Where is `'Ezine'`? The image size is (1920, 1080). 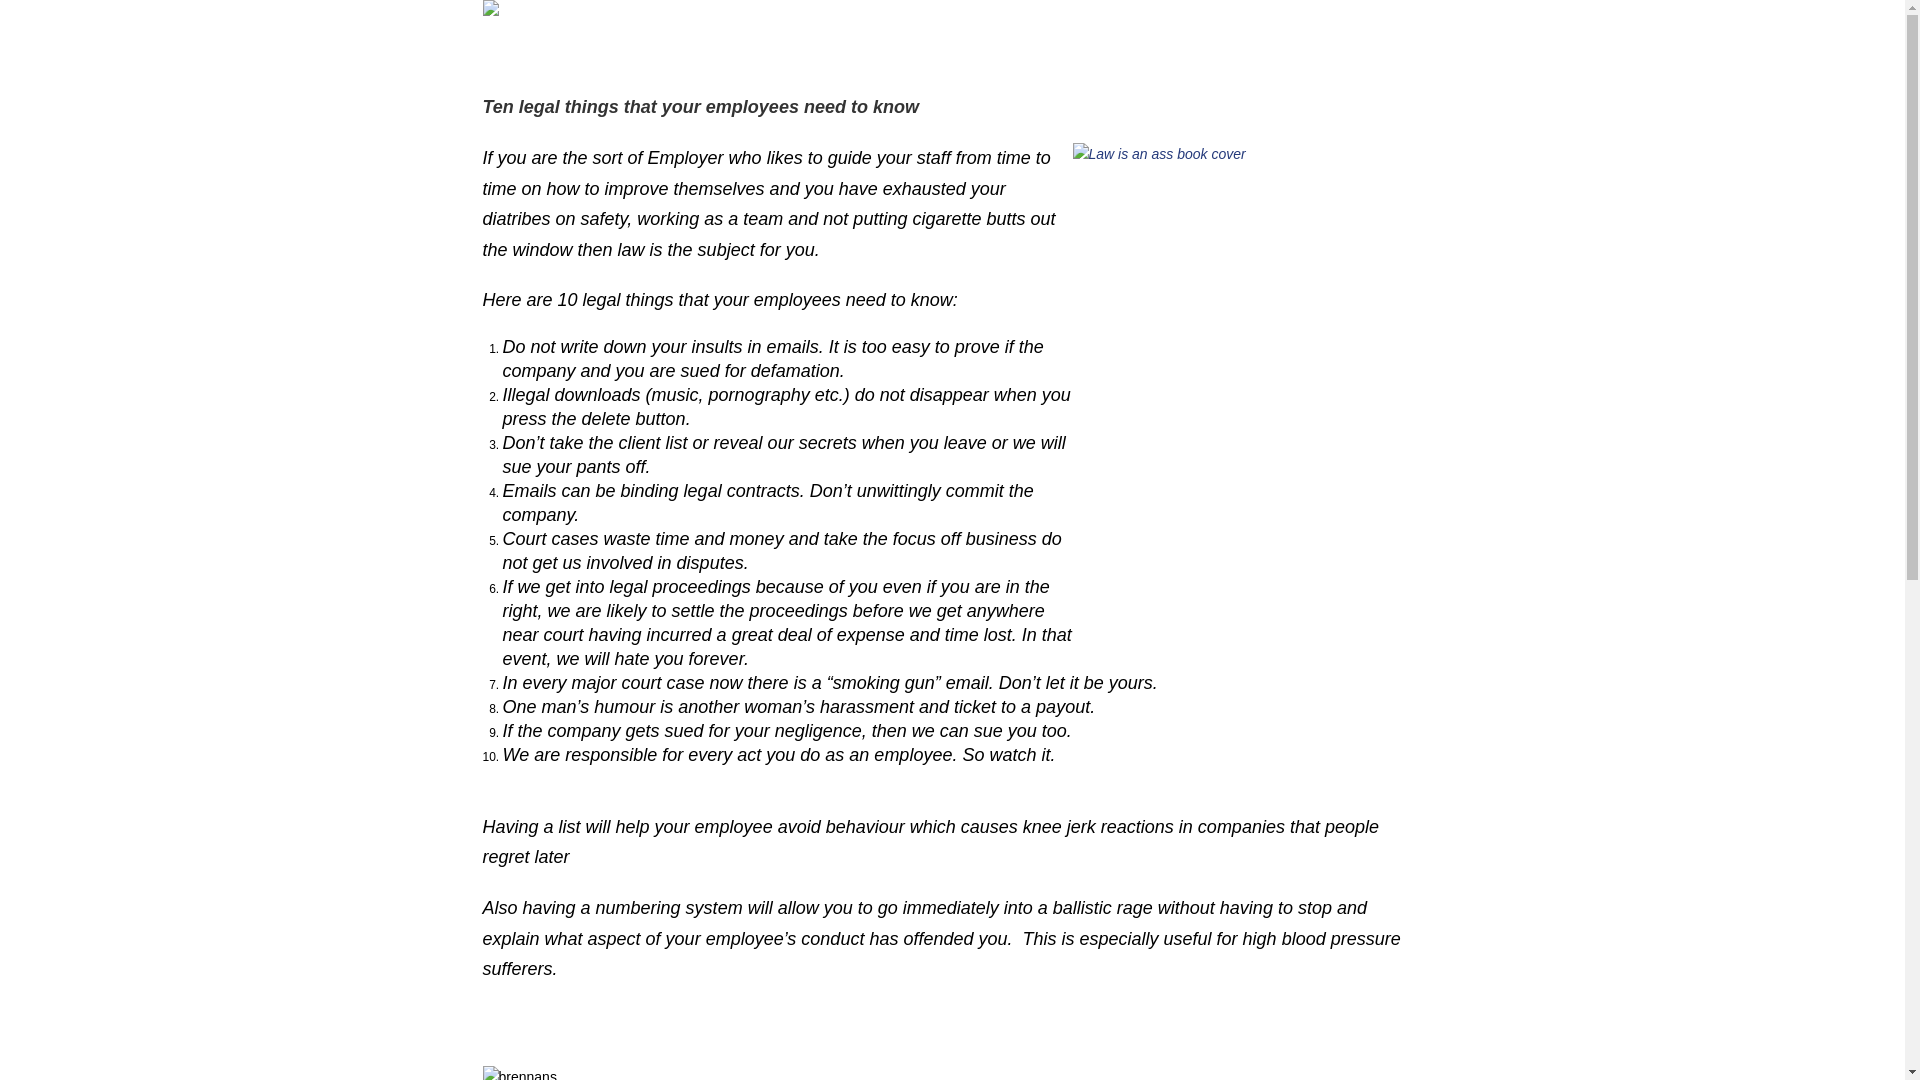 'Ezine' is located at coordinates (874, 42).